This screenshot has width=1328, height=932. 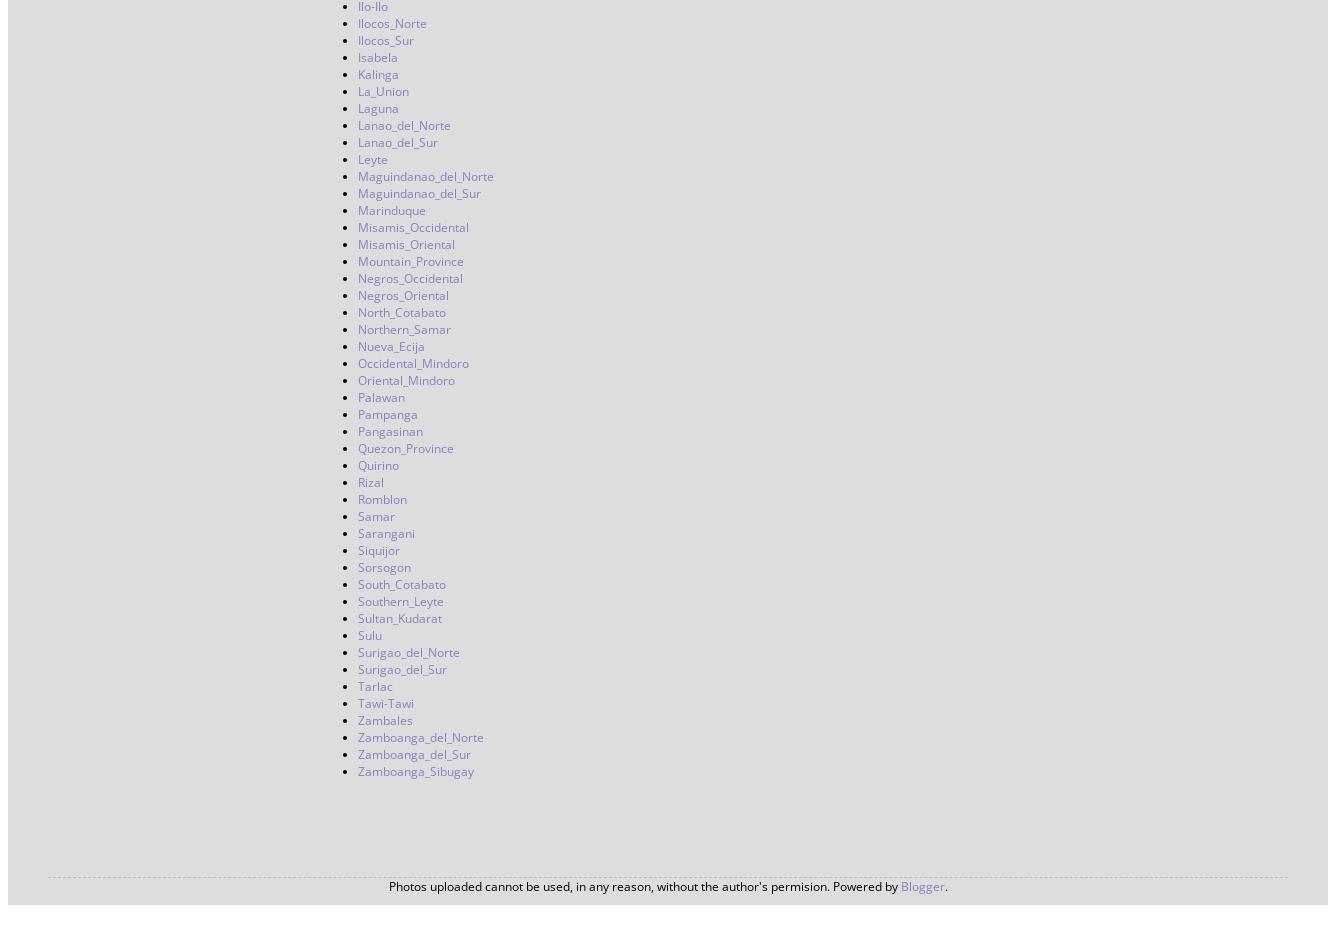 What do you see at coordinates (410, 277) in the screenshot?
I see `'Negros_Occidental'` at bounding box center [410, 277].